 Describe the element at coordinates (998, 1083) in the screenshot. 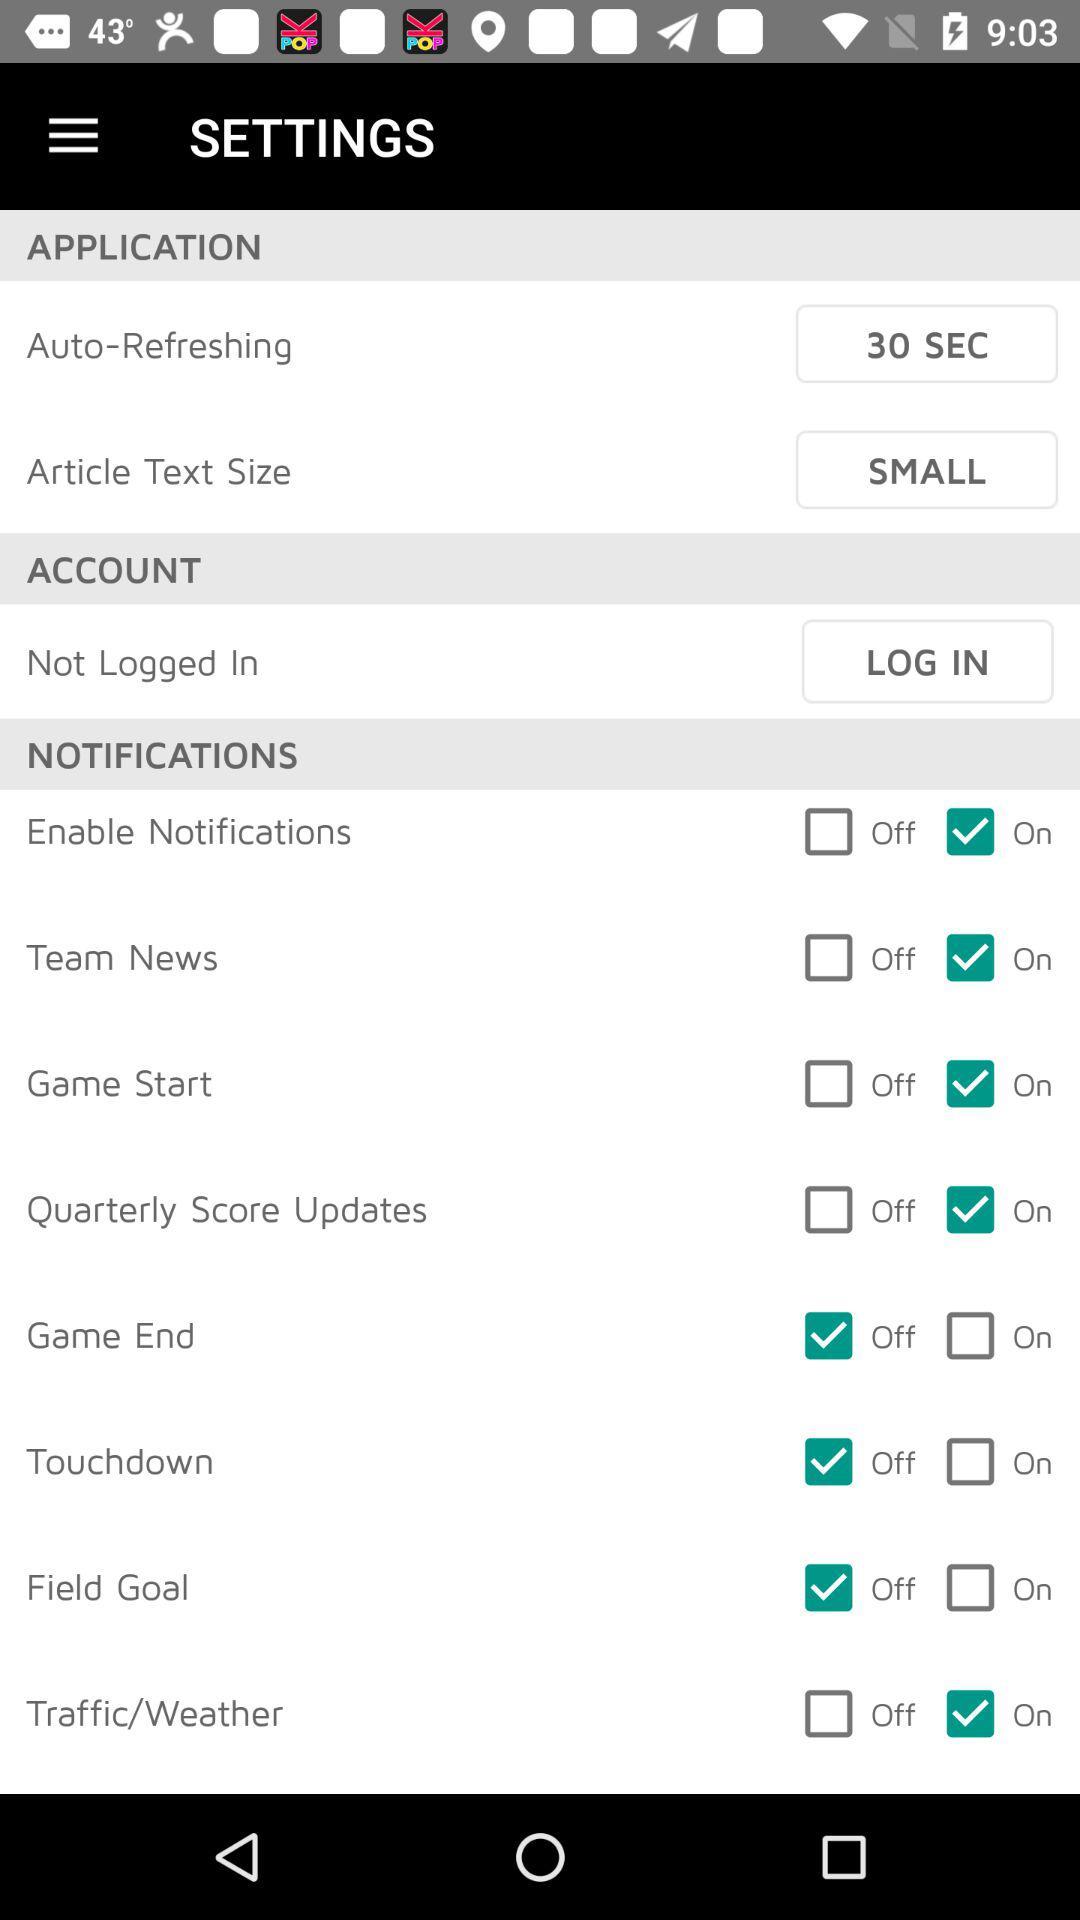

I see `the third green button from notifications` at that location.